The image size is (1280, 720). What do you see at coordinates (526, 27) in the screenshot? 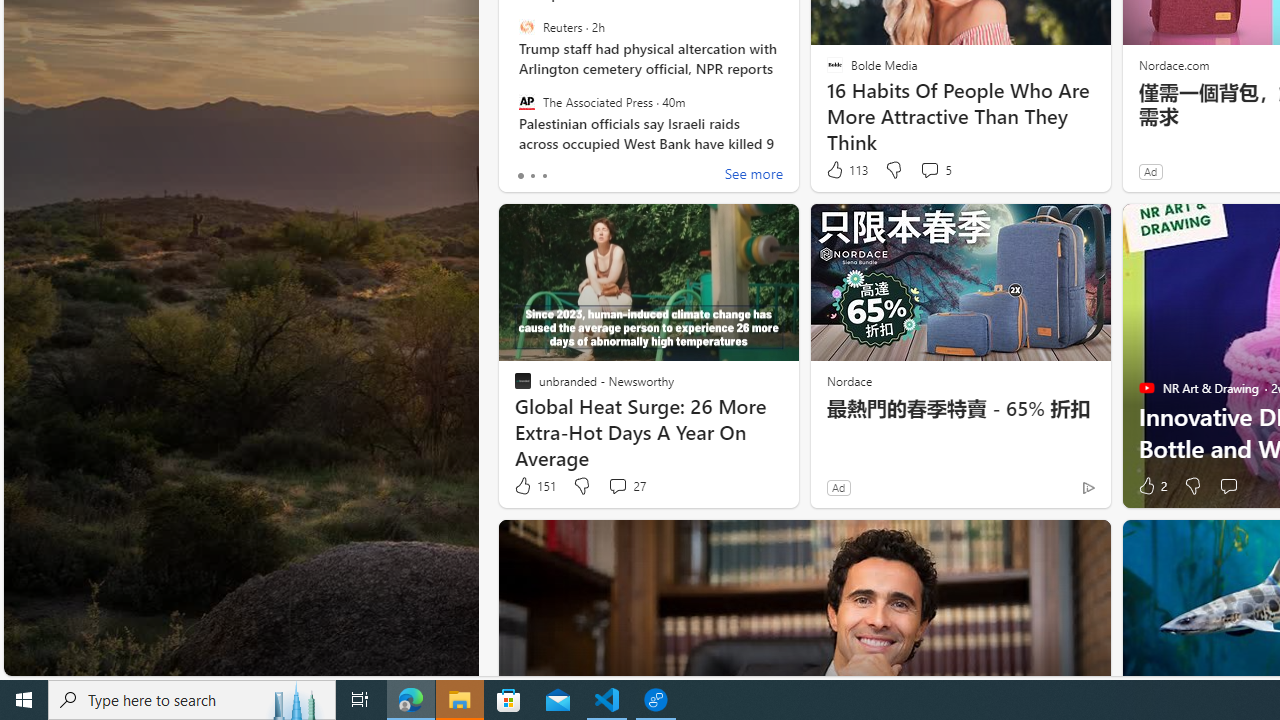
I see `'Reuters'` at bounding box center [526, 27].